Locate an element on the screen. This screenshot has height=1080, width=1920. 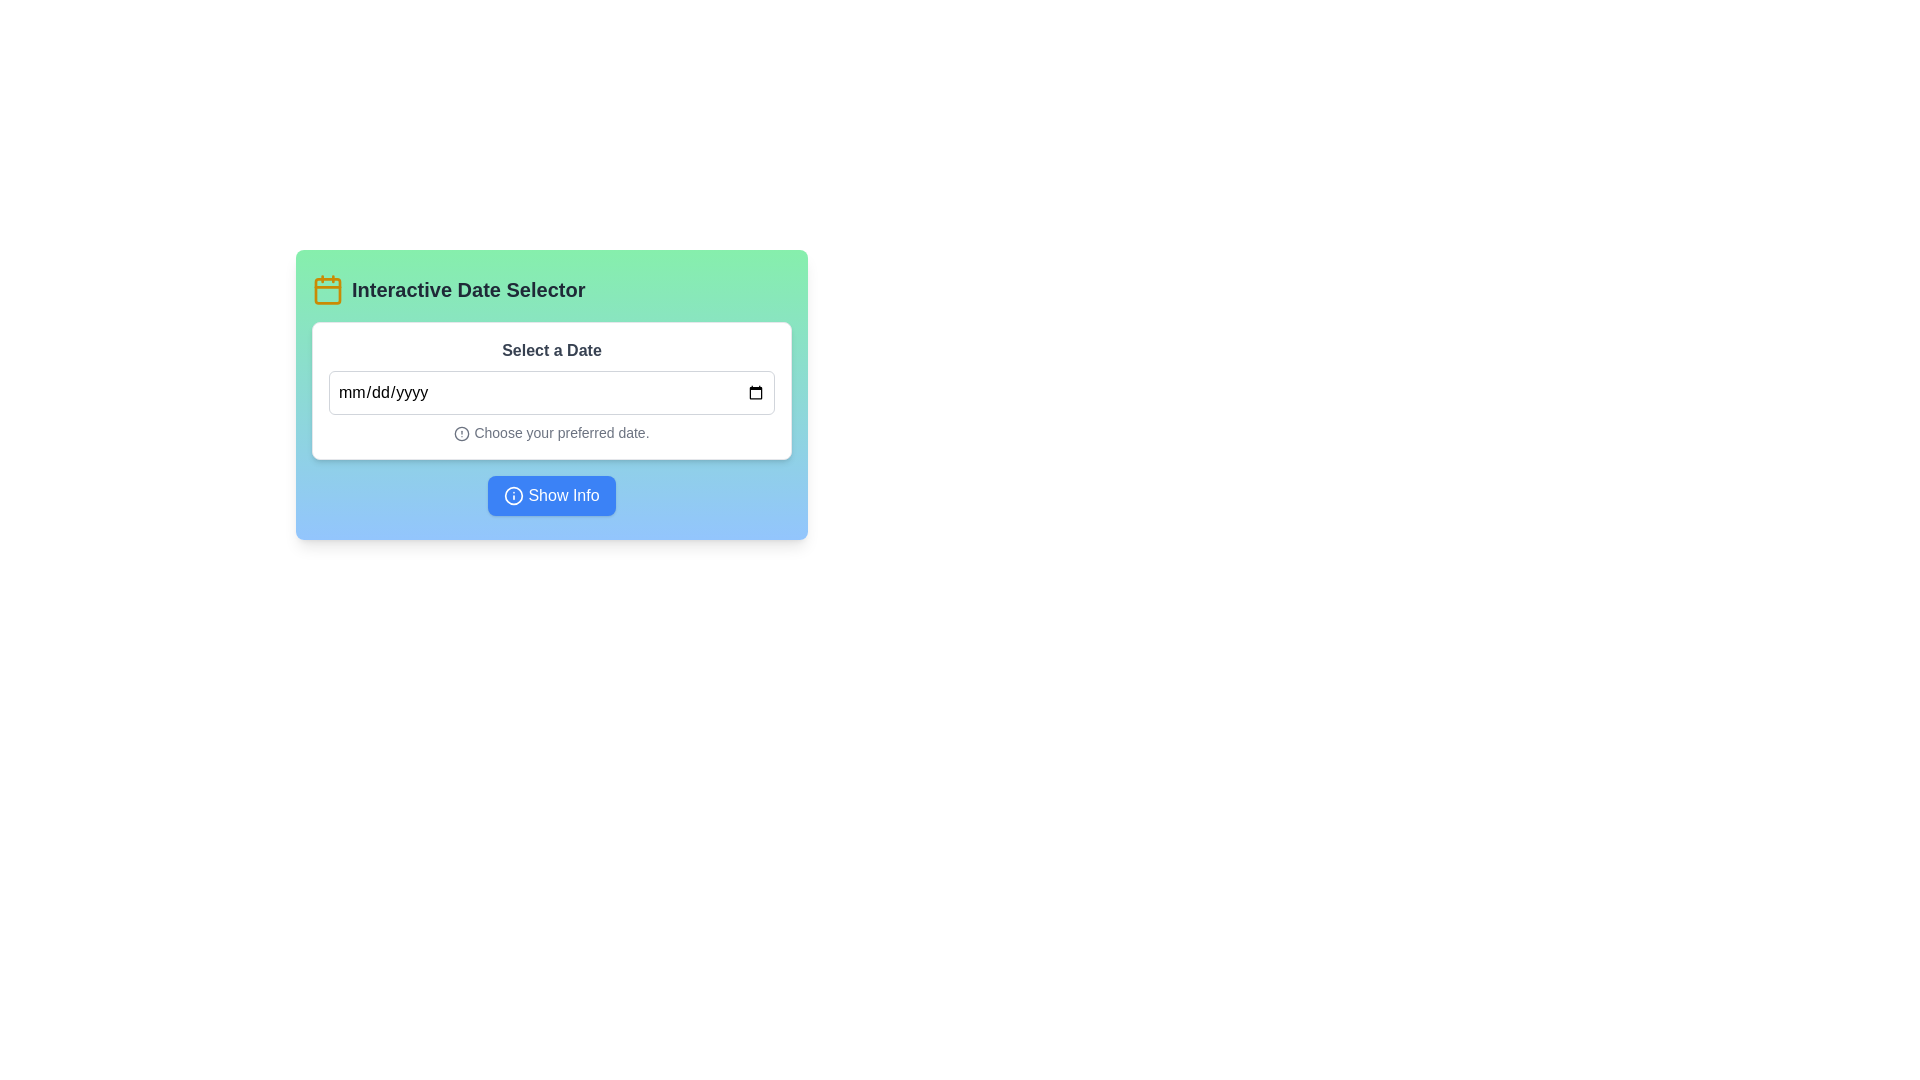
the SVG circle element located within the 'Show Info' button, which serves as a symbolic representation of the button's function is located at coordinates (514, 495).